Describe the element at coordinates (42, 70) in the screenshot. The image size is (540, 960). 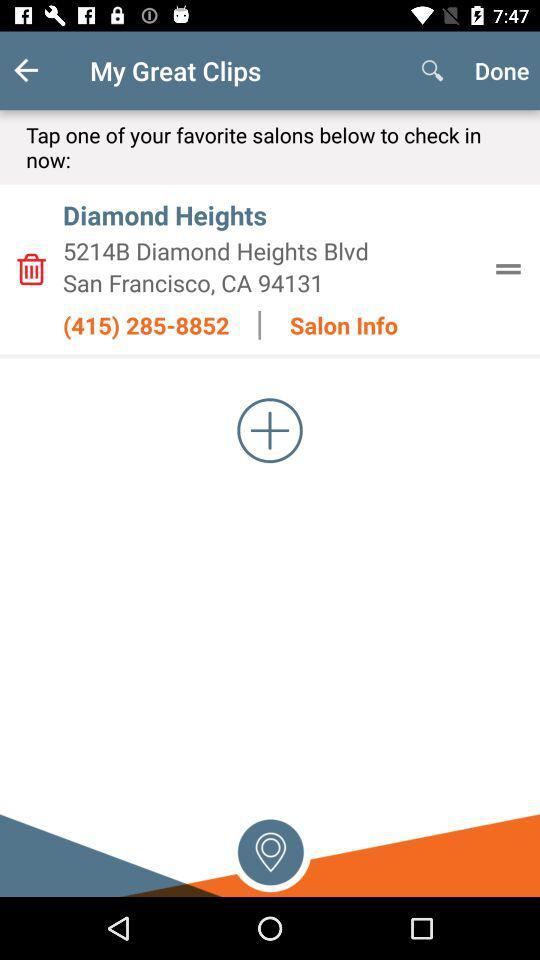
I see `the item to the left of the my great clips item` at that location.